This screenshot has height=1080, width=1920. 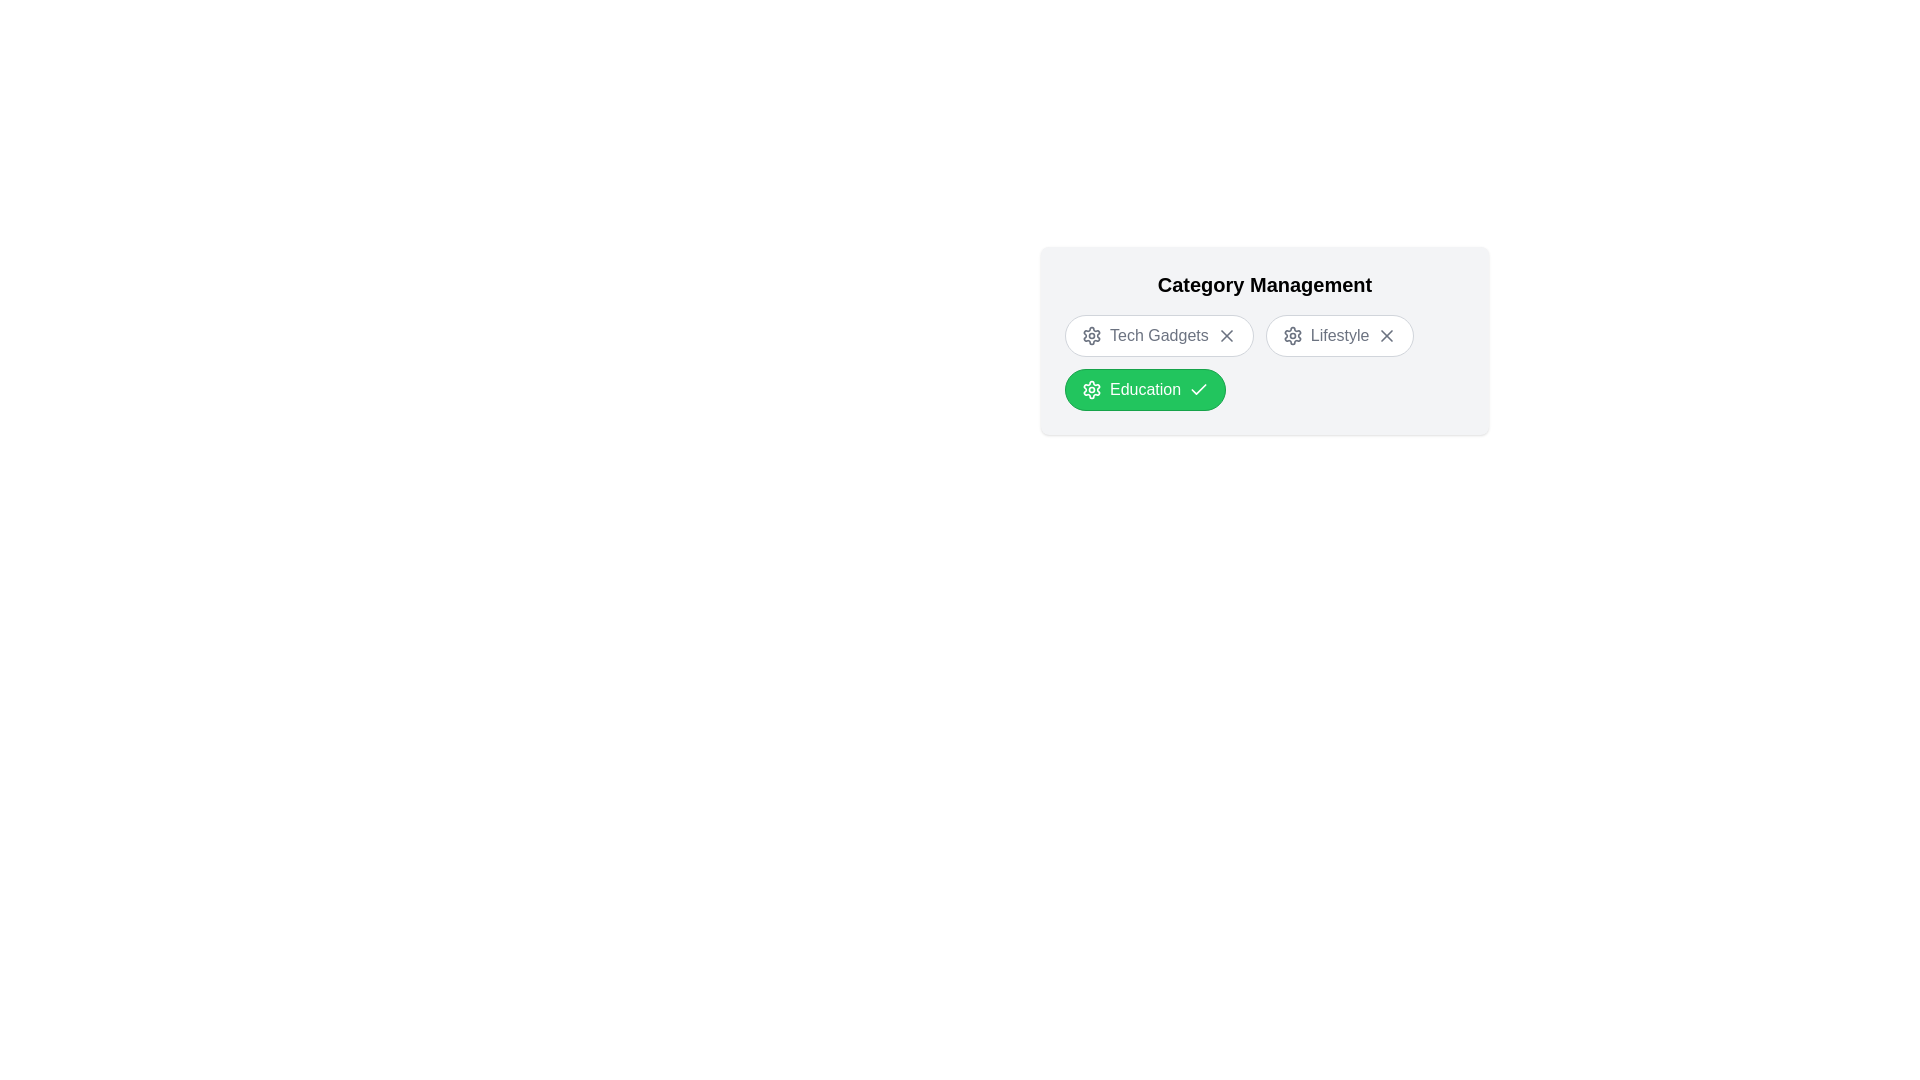 What do you see at coordinates (1340, 334) in the screenshot?
I see `the Lifestyle chip to toggle its activation state` at bounding box center [1340, 334].